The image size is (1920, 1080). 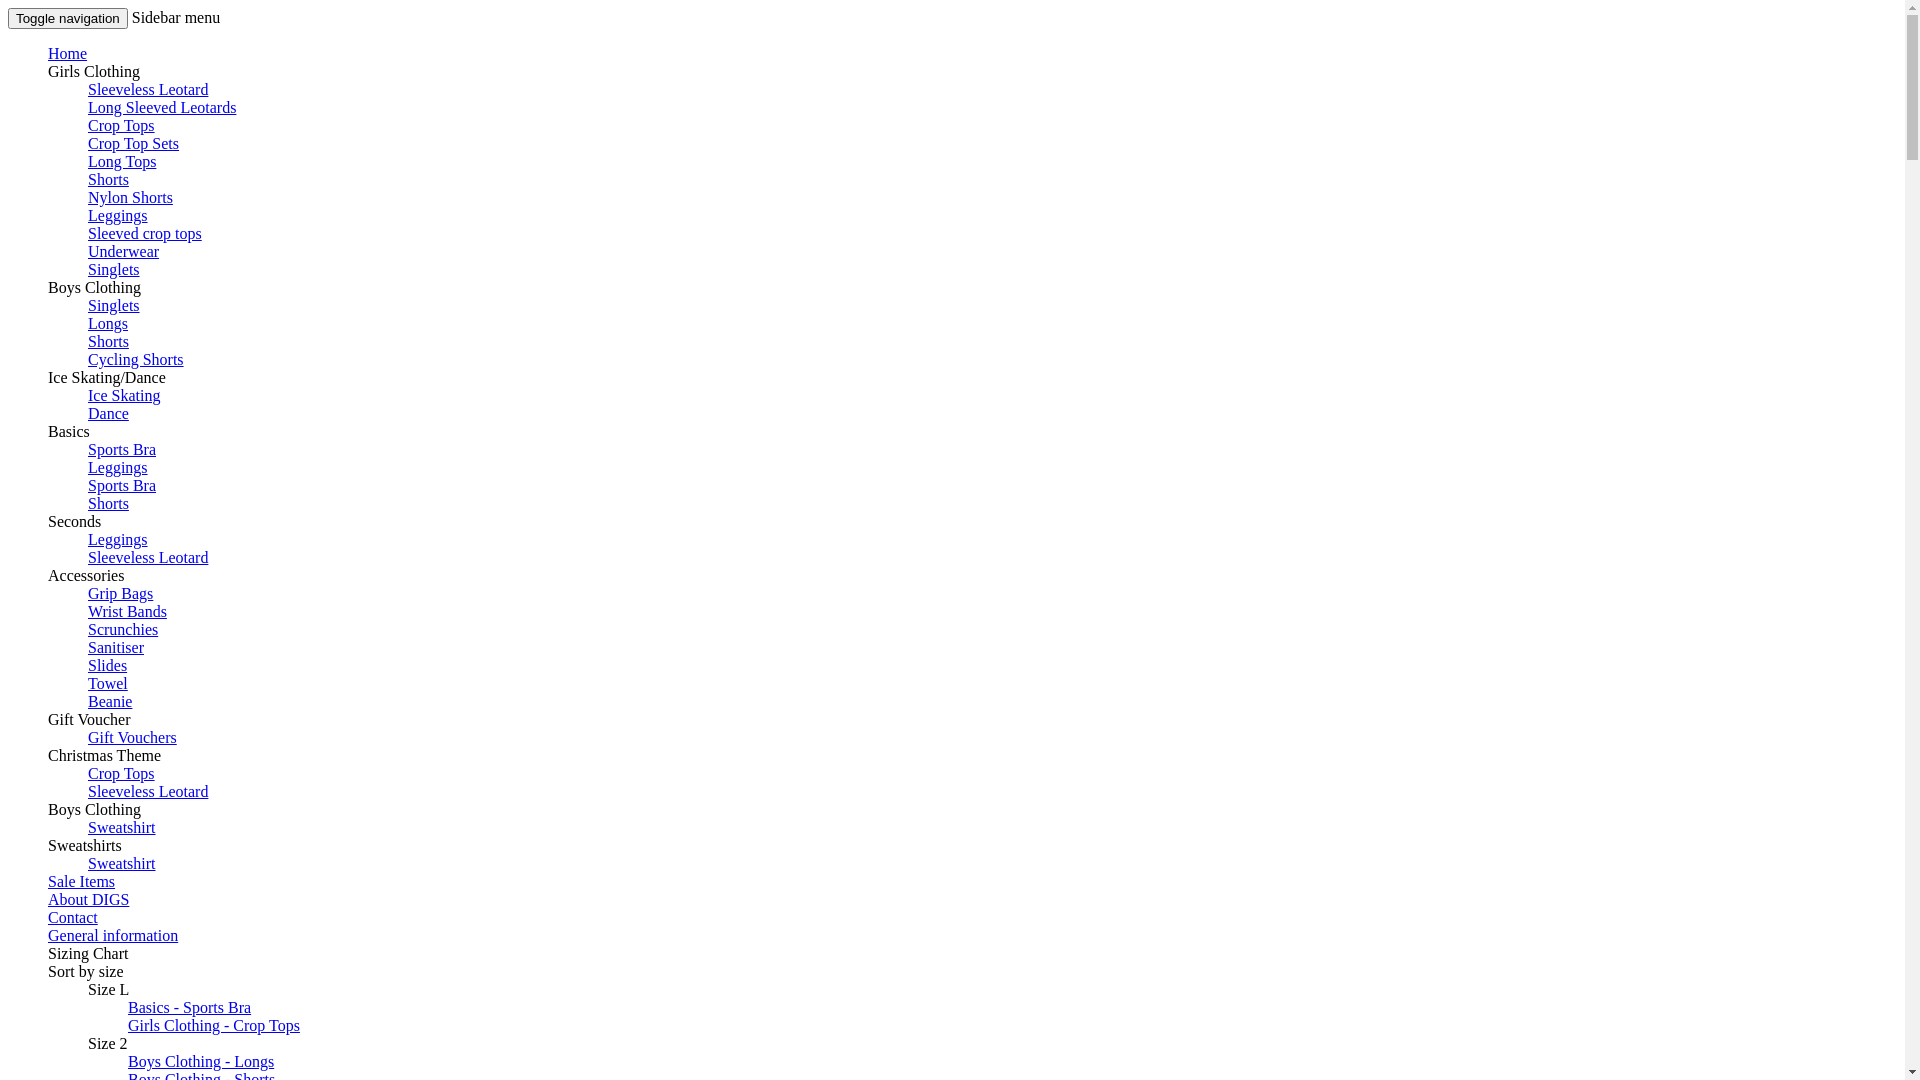 What do you see at coordinates (106, 1042) in the screenshot?
I see `'Size 2'` at bounding box center [106, 1042].